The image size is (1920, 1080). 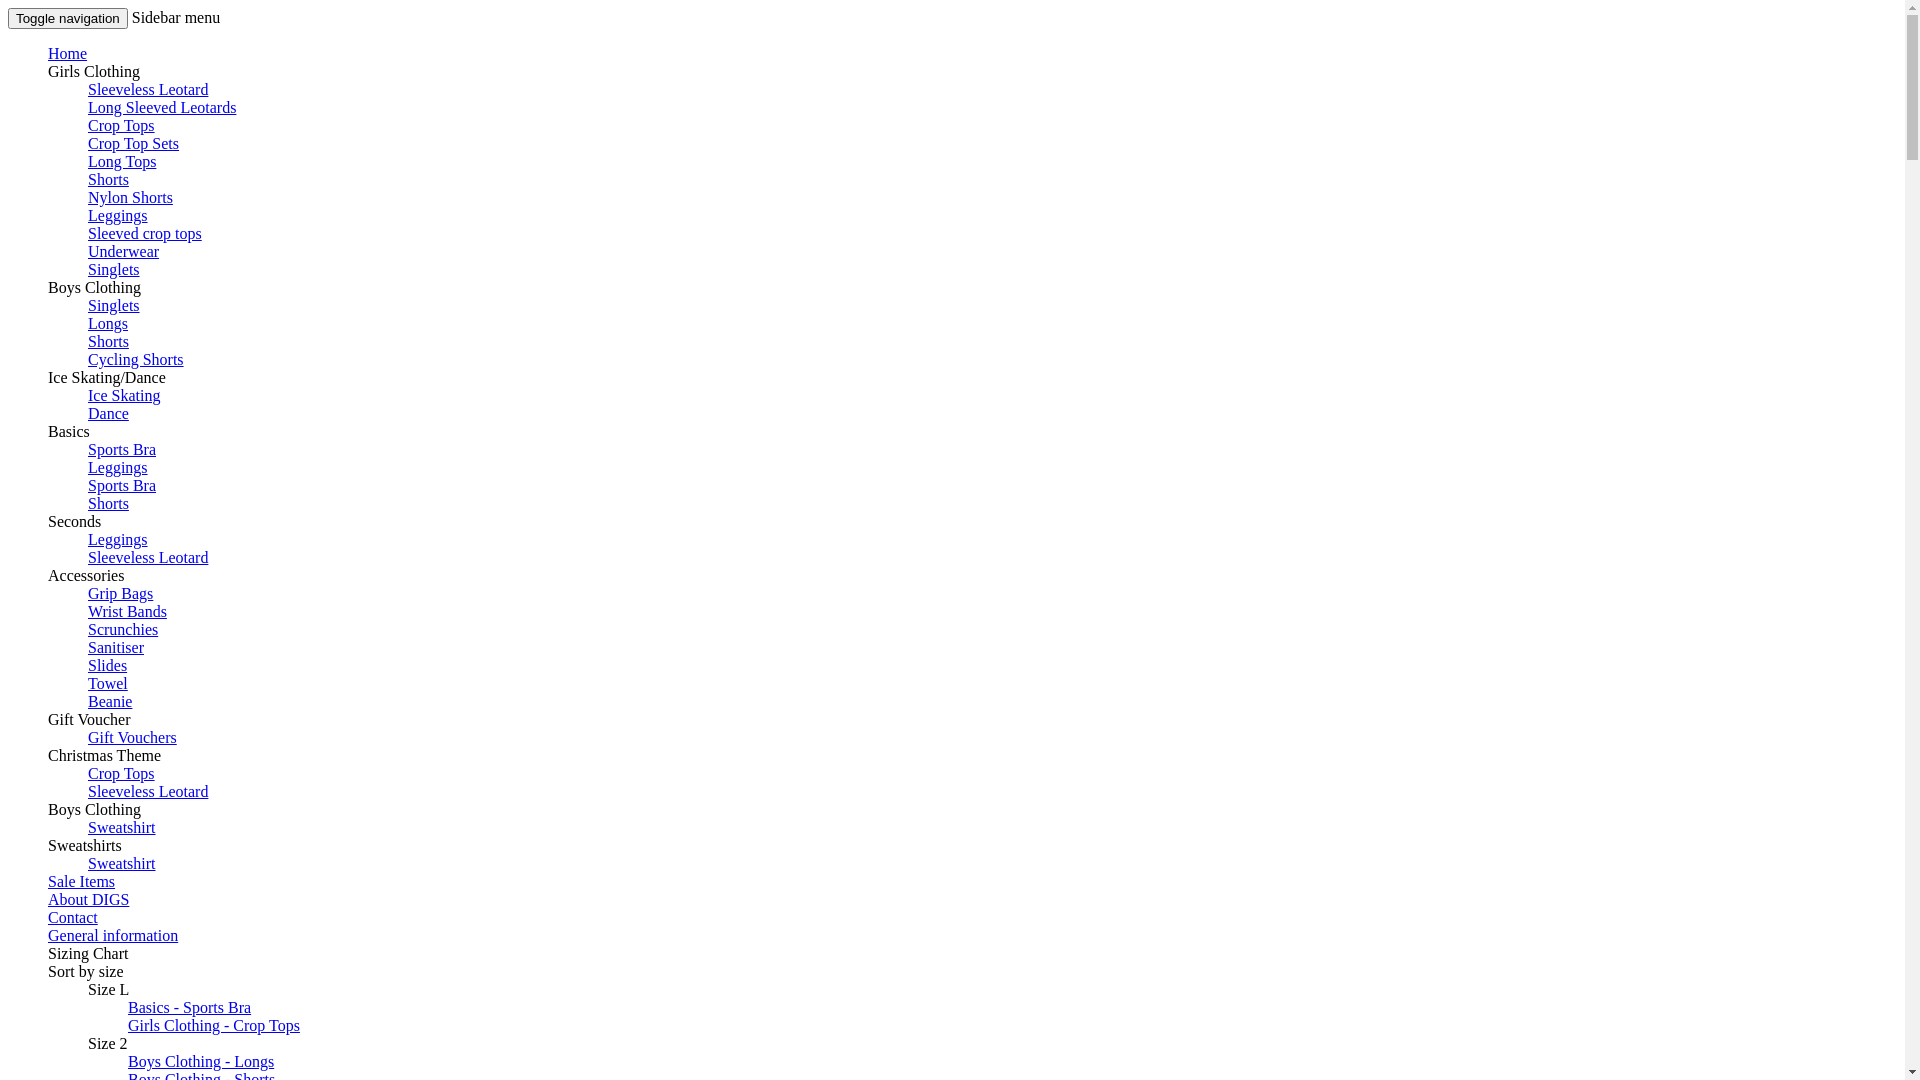 What do you see at coordinates (106, 1042) in the screenshot?
I see `'Size 2'` at bounding box center [106, 1042].